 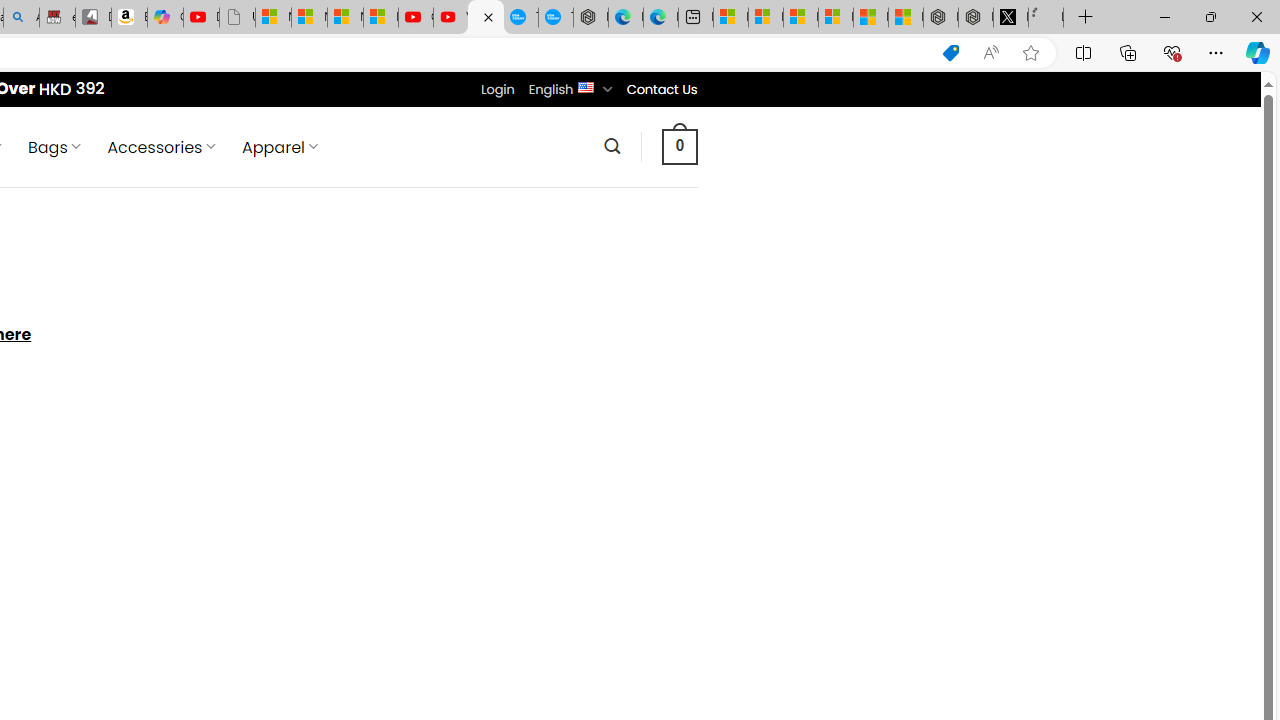 What do you see at coordinates (1011, 17) in the screenshot?
I see `'Nordace (@NordaceOfficial) / X'` at bounding box center [1011, 17].